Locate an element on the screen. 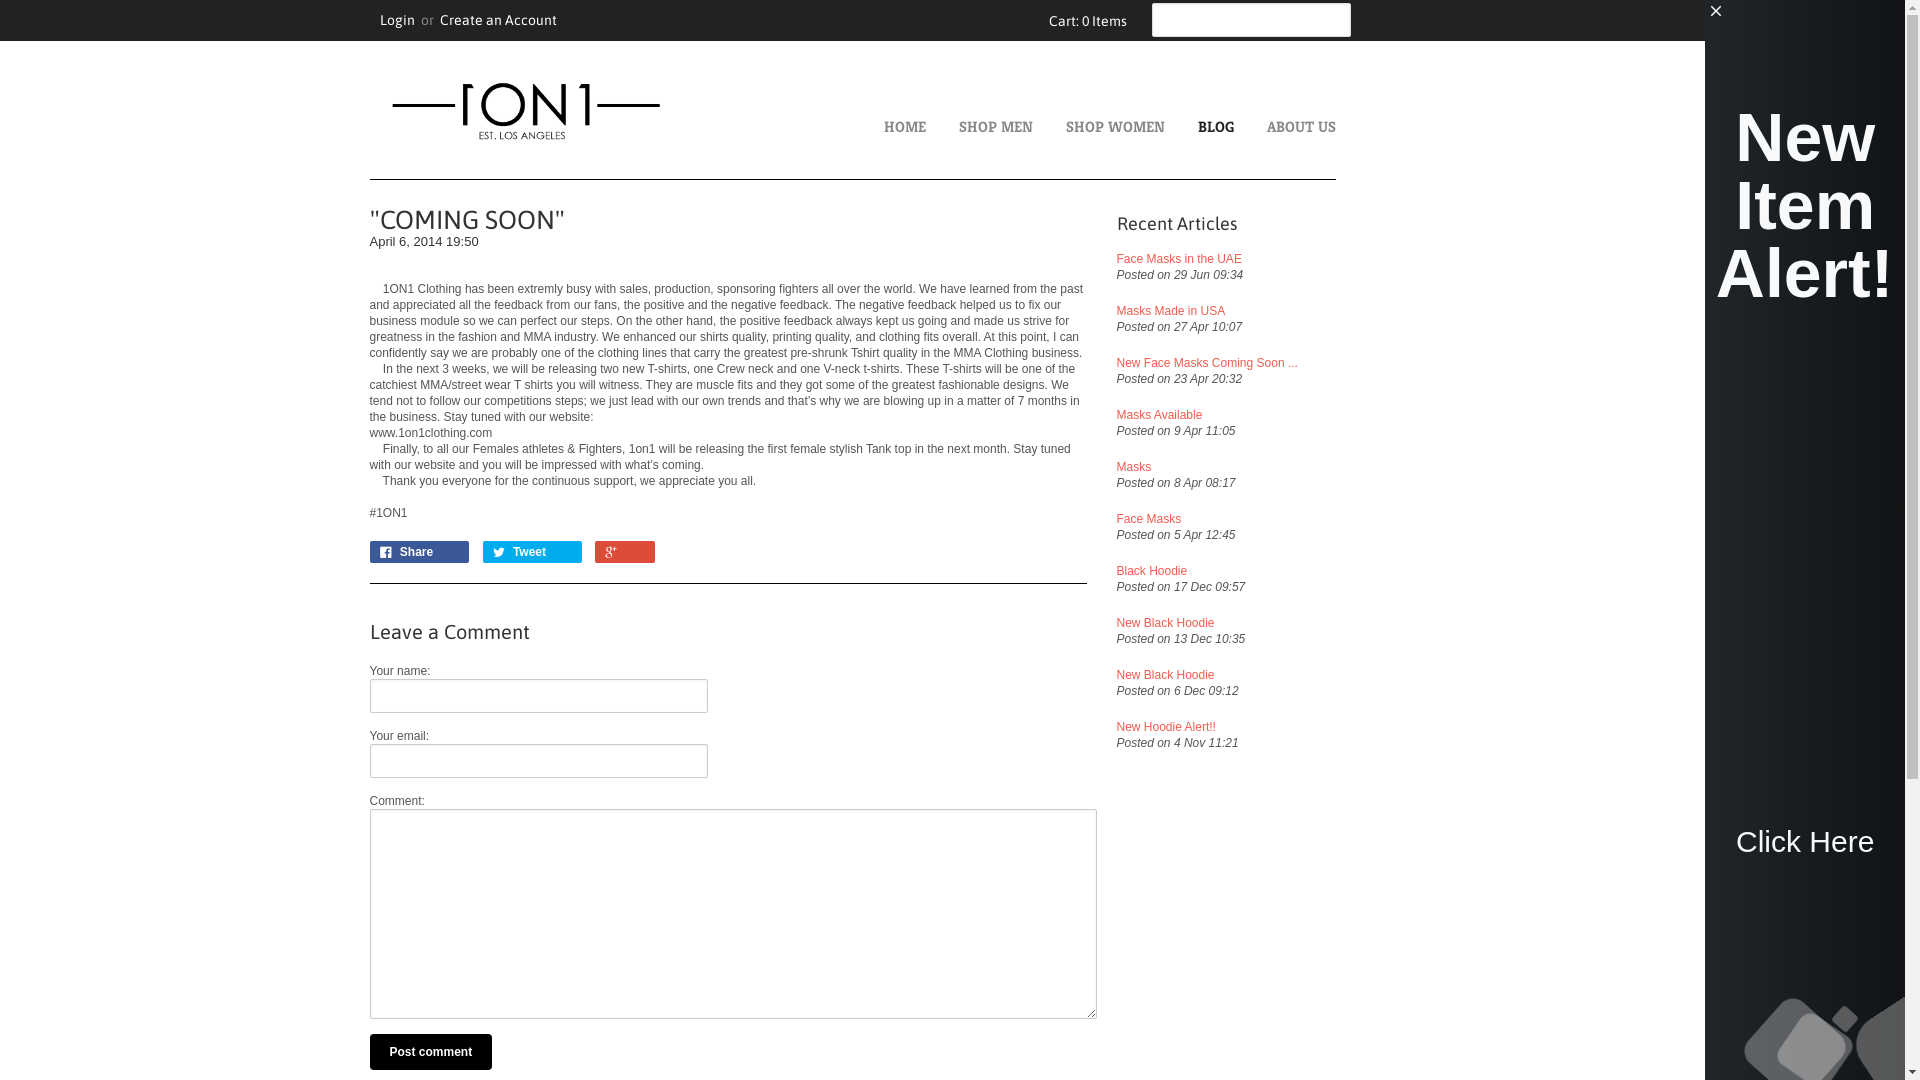  'Masks Available' is located at coordinates (1186, 414).